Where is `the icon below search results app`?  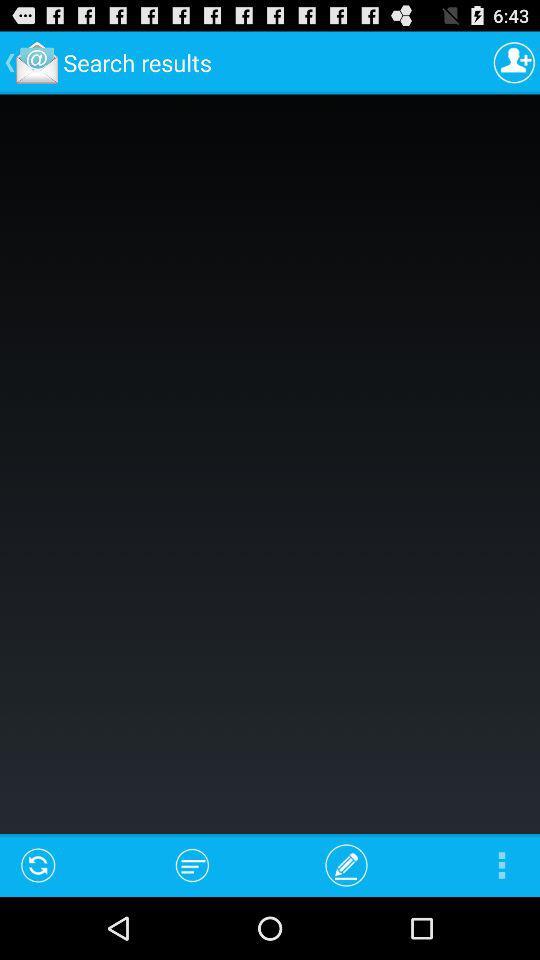 the icon below search results app is located at coordinates (192, 864).